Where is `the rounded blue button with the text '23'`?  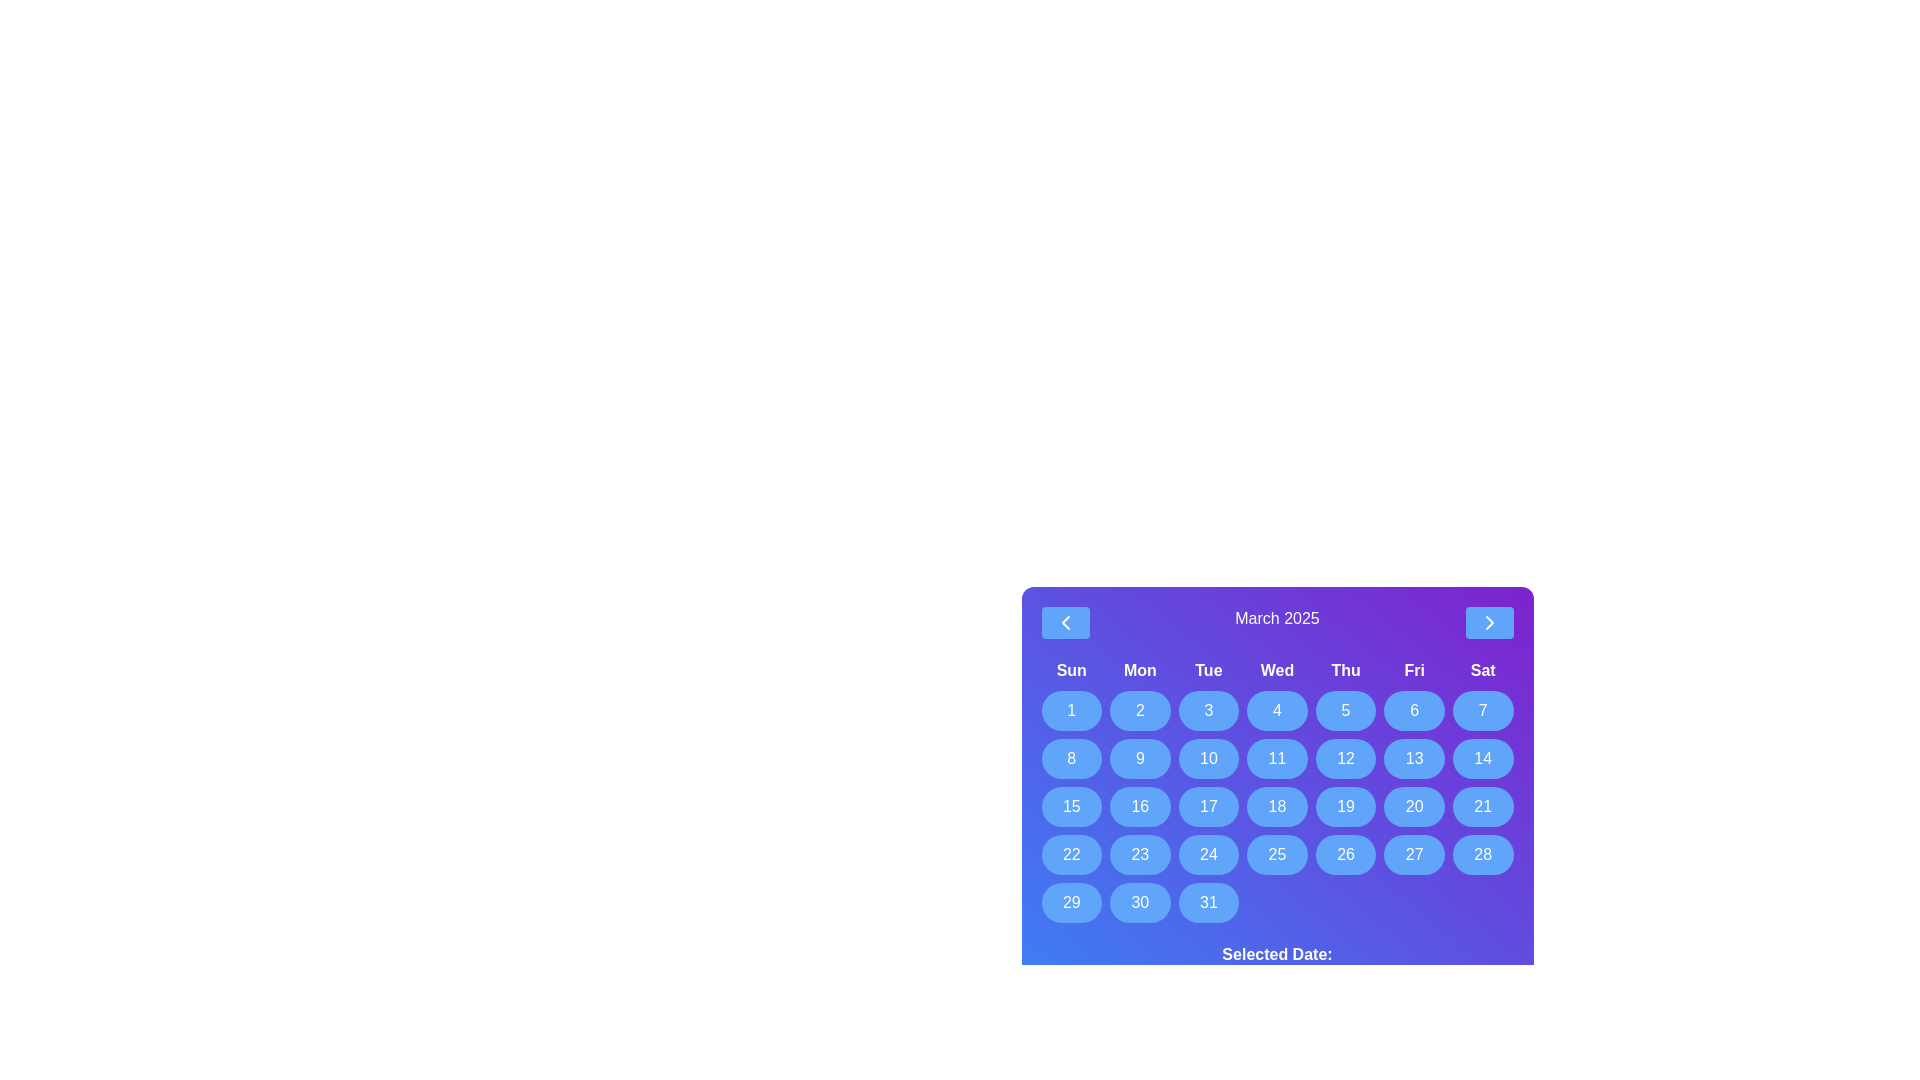 the rounded blue button with the text '23' is located at coordinates (1140, 855).